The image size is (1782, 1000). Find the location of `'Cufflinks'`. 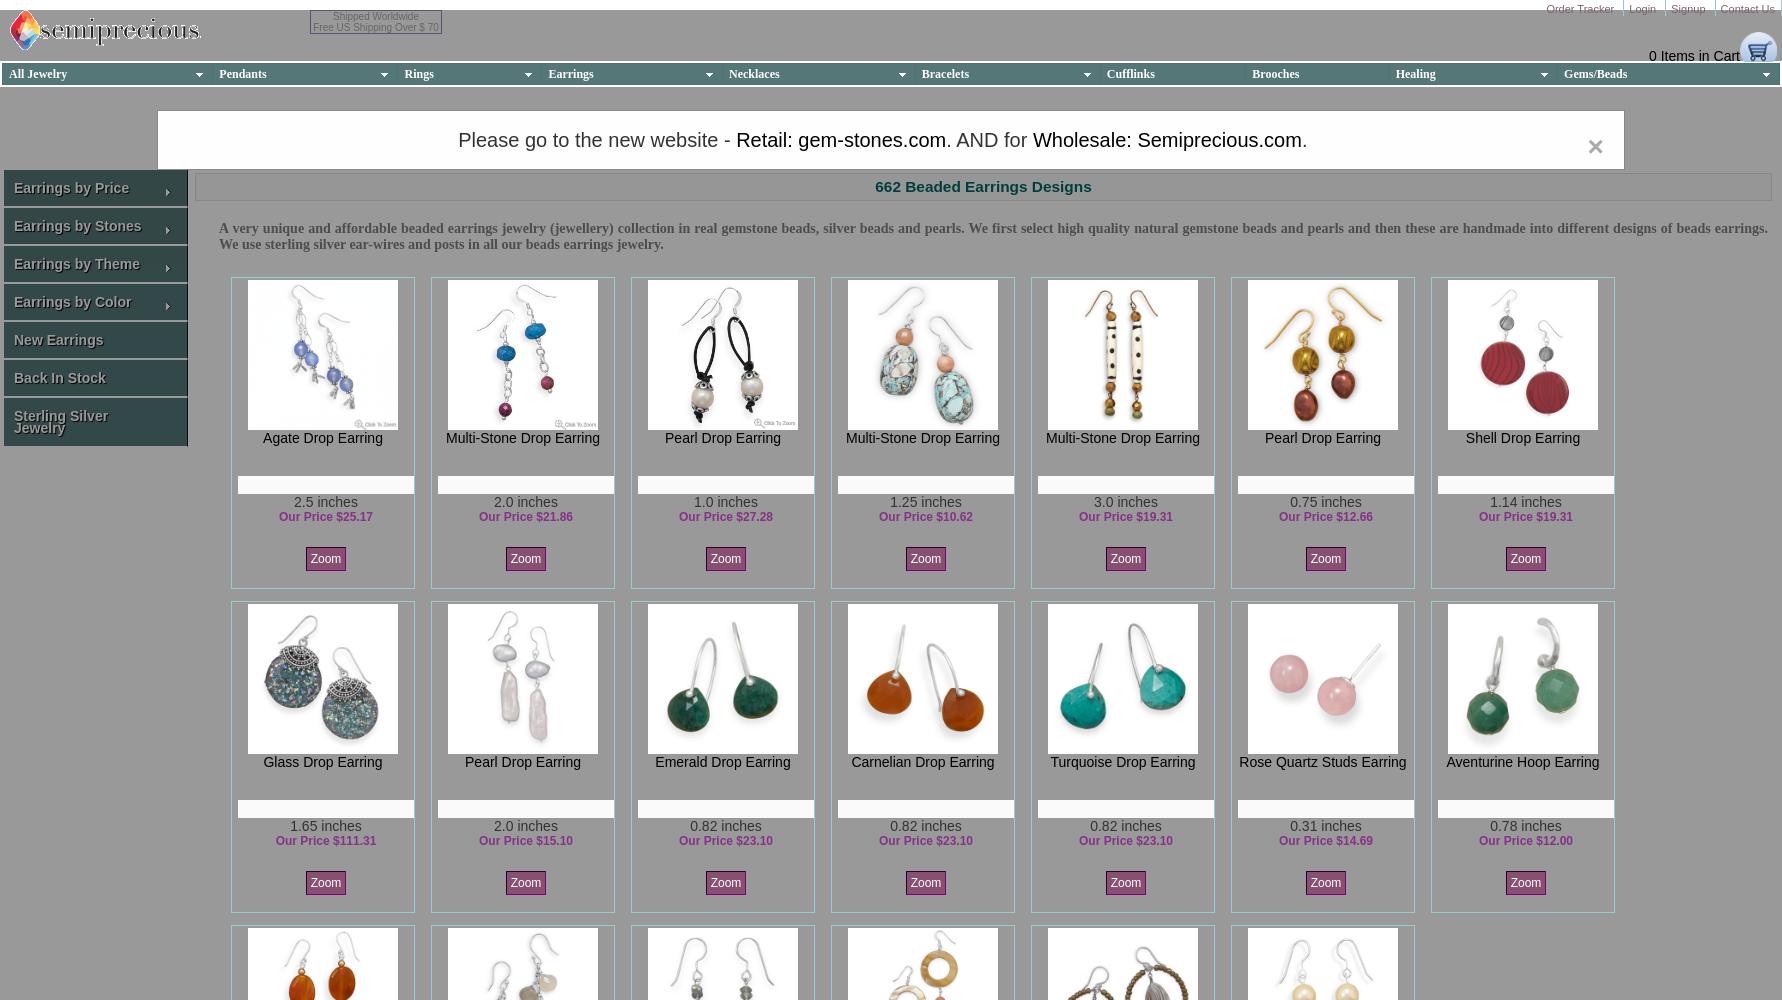

'Cufflinks' is located at coordinates (1106, 72).